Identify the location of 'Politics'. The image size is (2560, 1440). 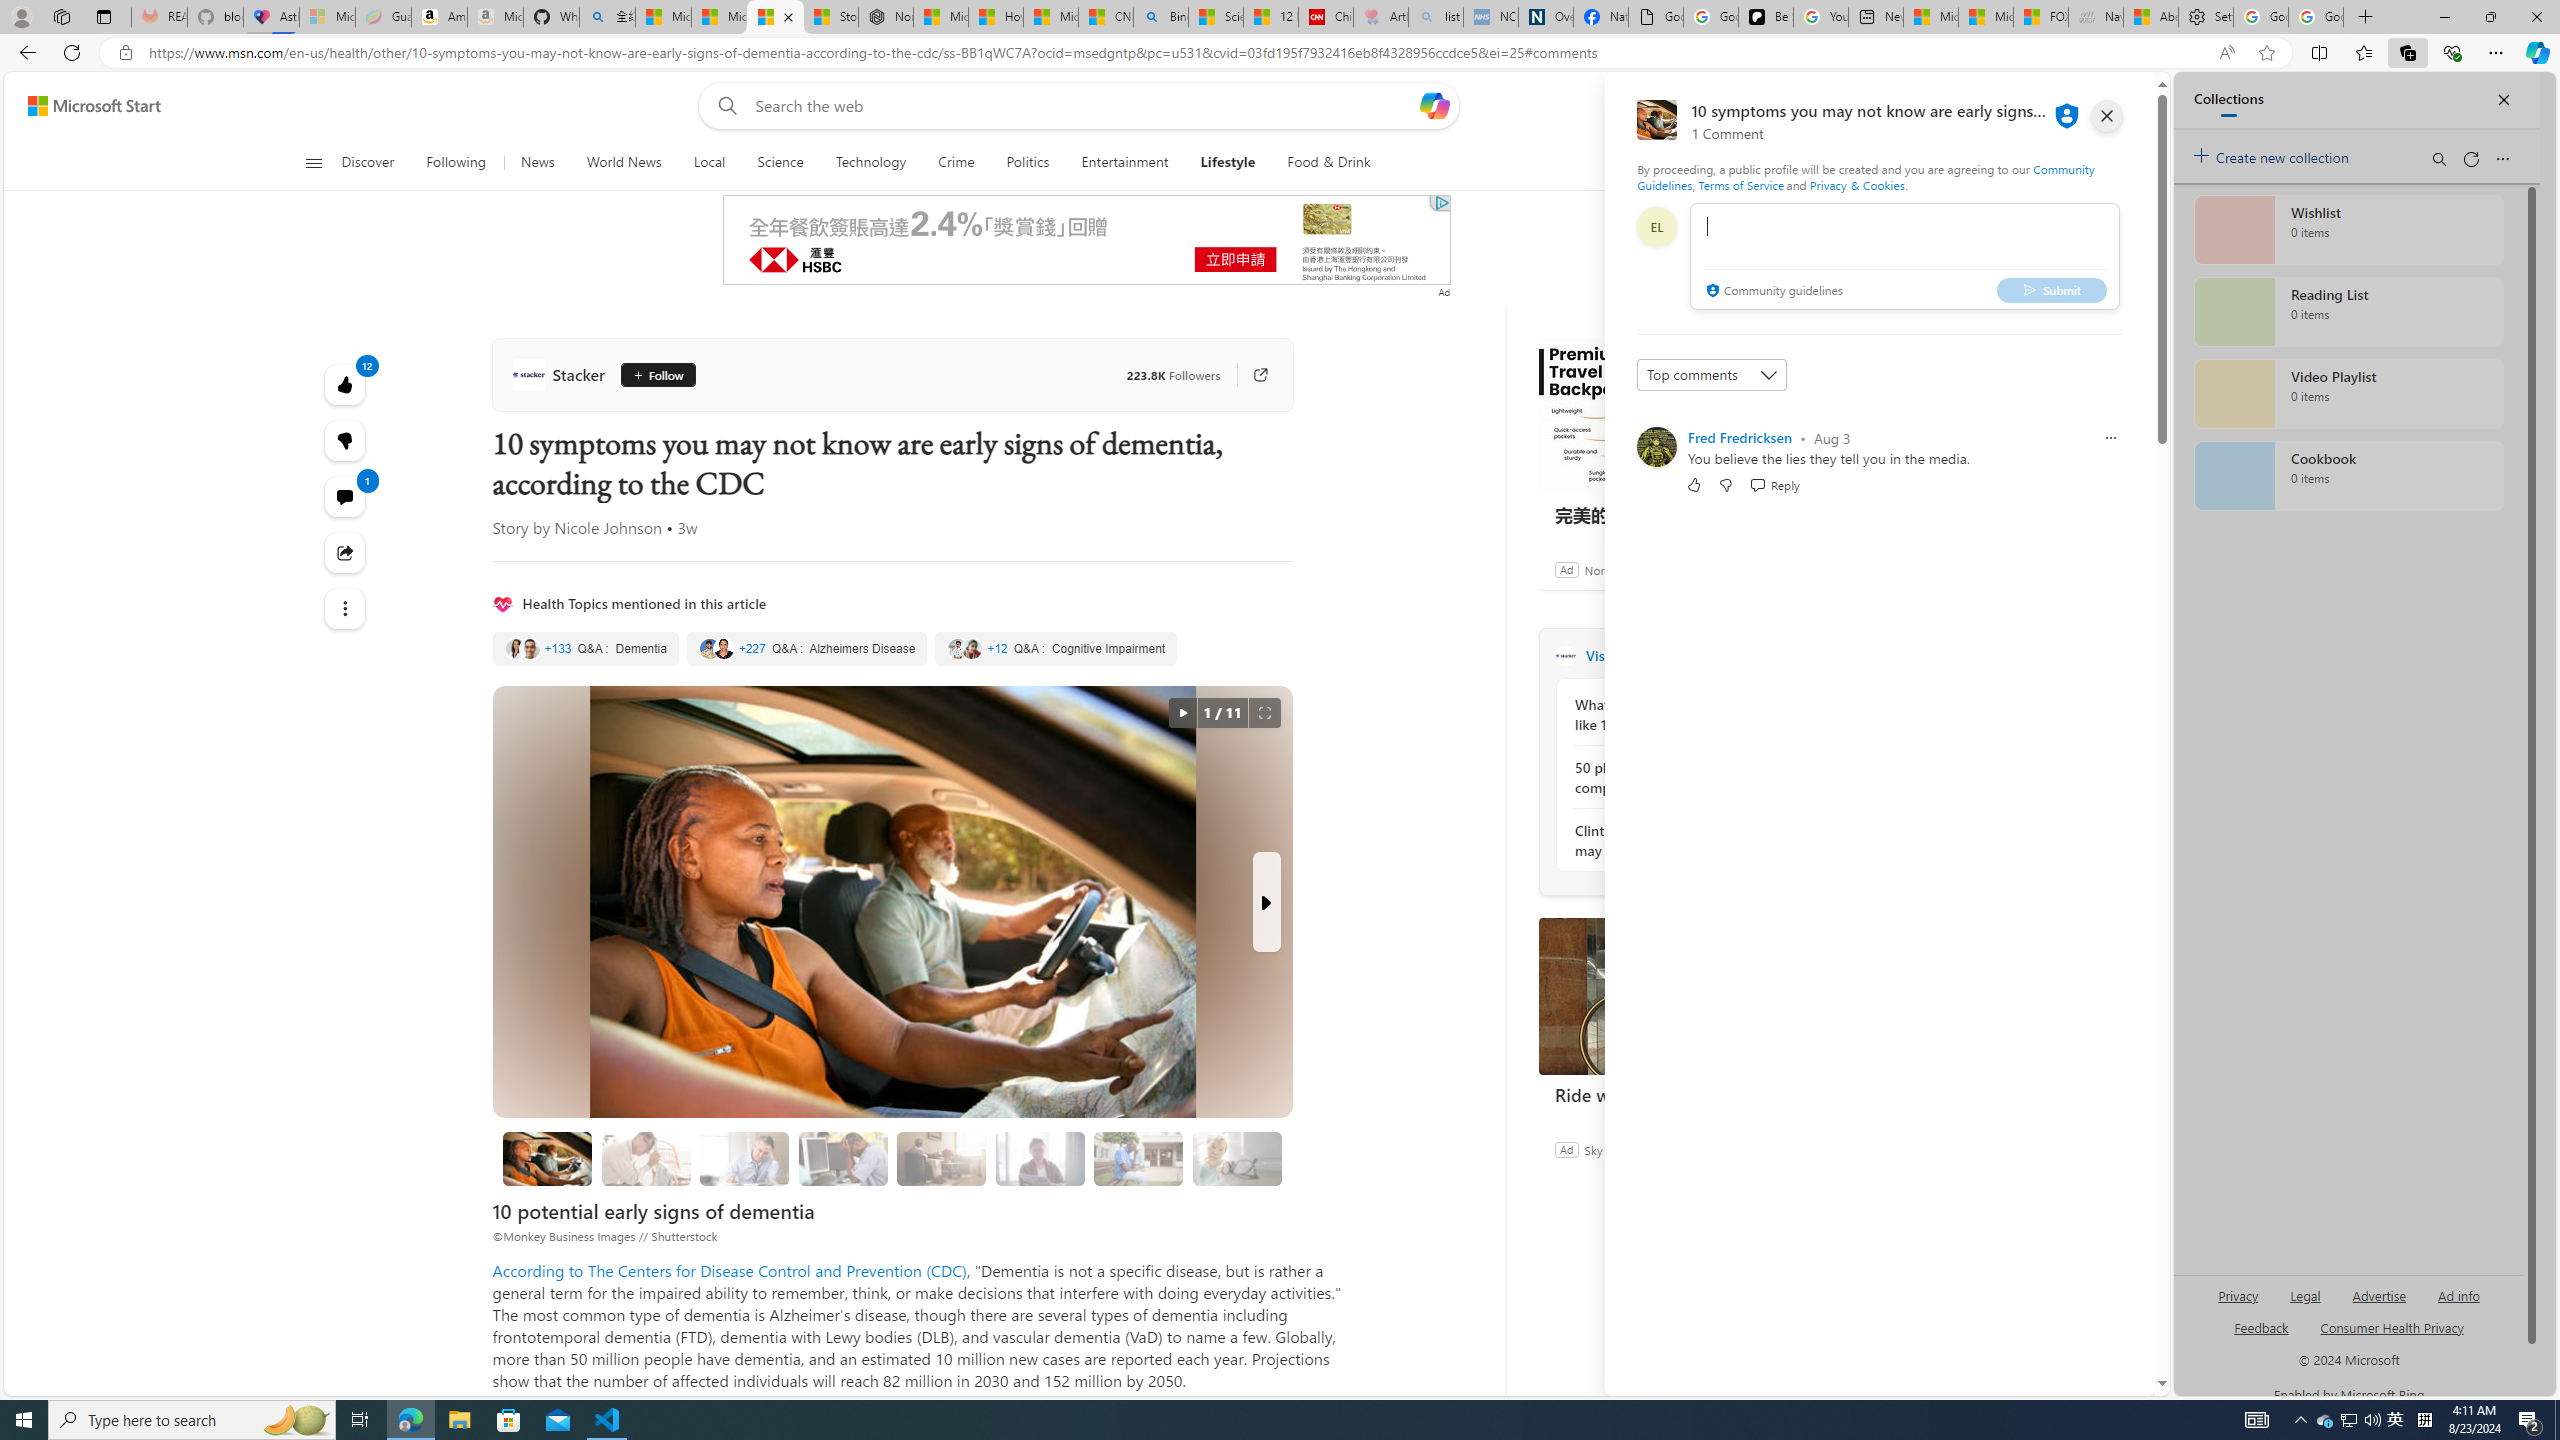
(1027, 162).